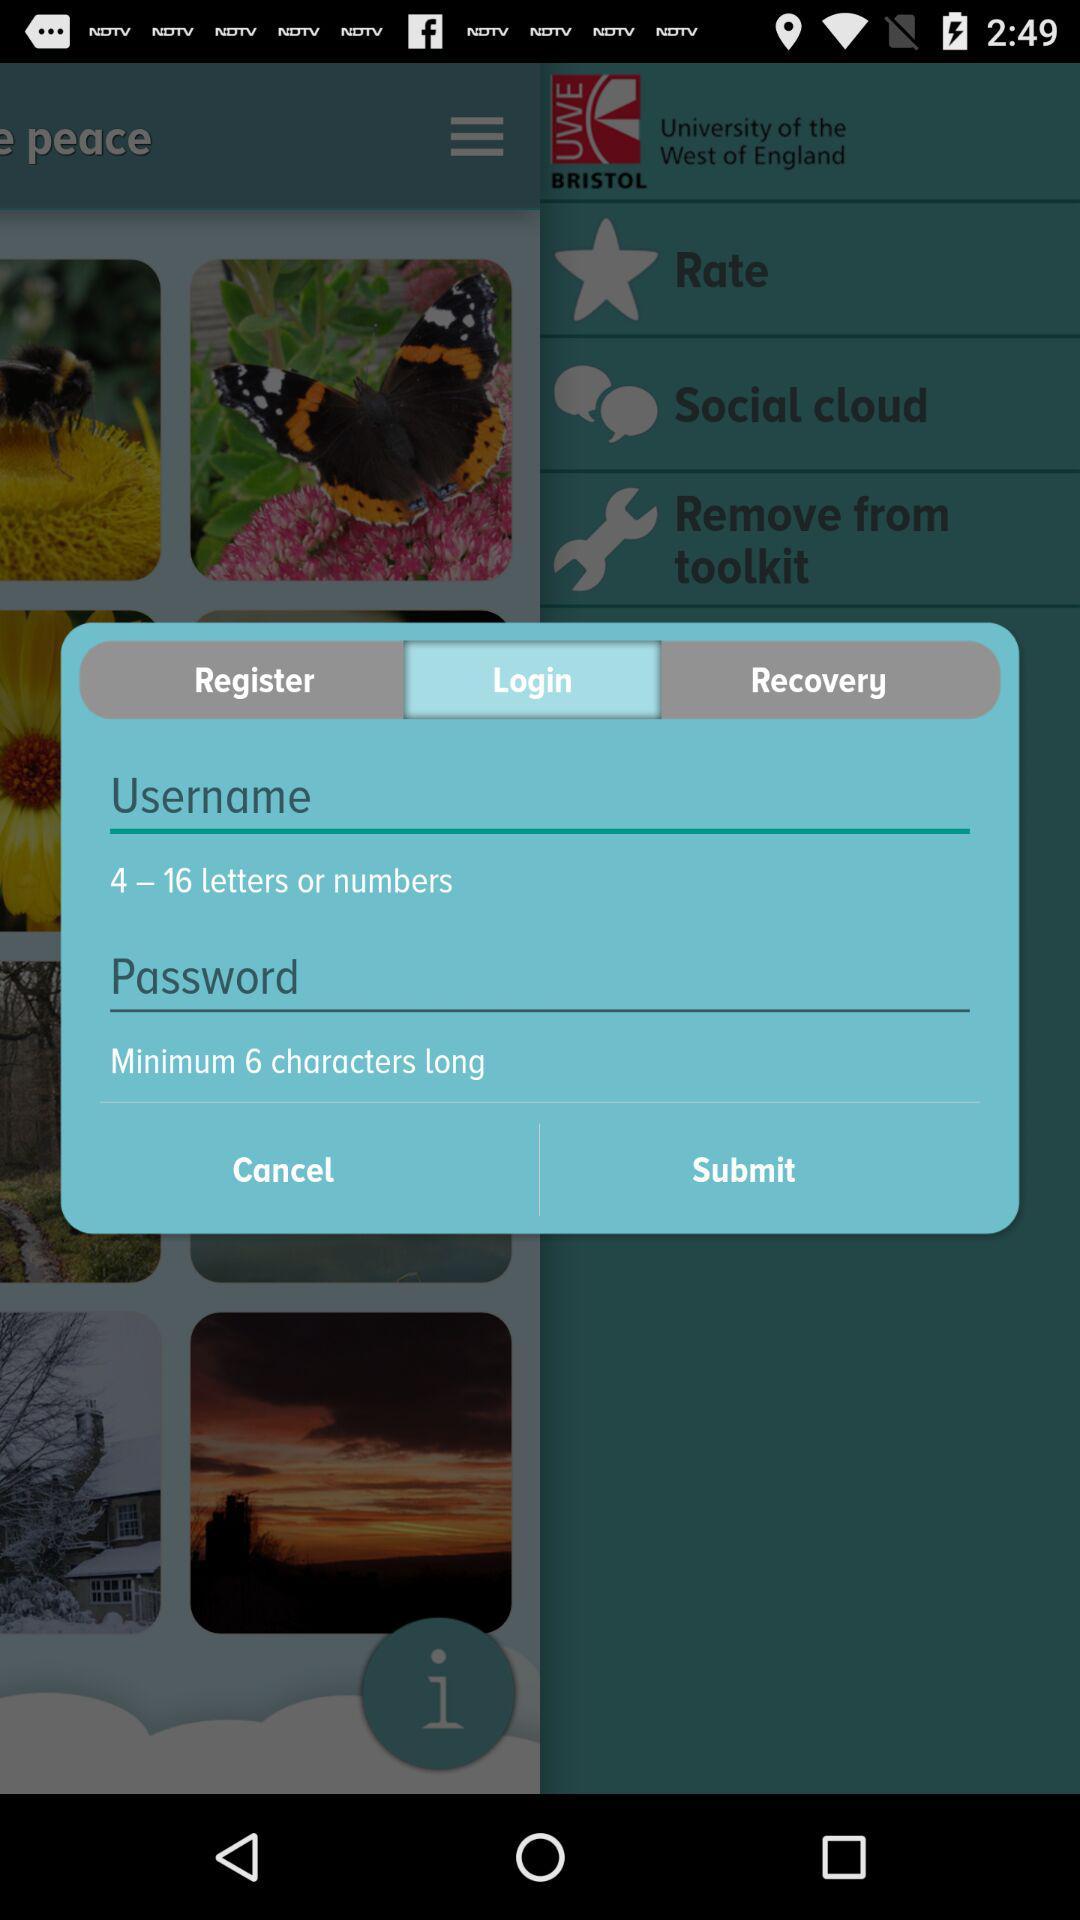 The width and height of the screenshot is (1080, 1920). What do you see at coordinates (540, 976) in the screenshot?
I see `item above minimum 6 characters item` at bounding box center [540, 976].